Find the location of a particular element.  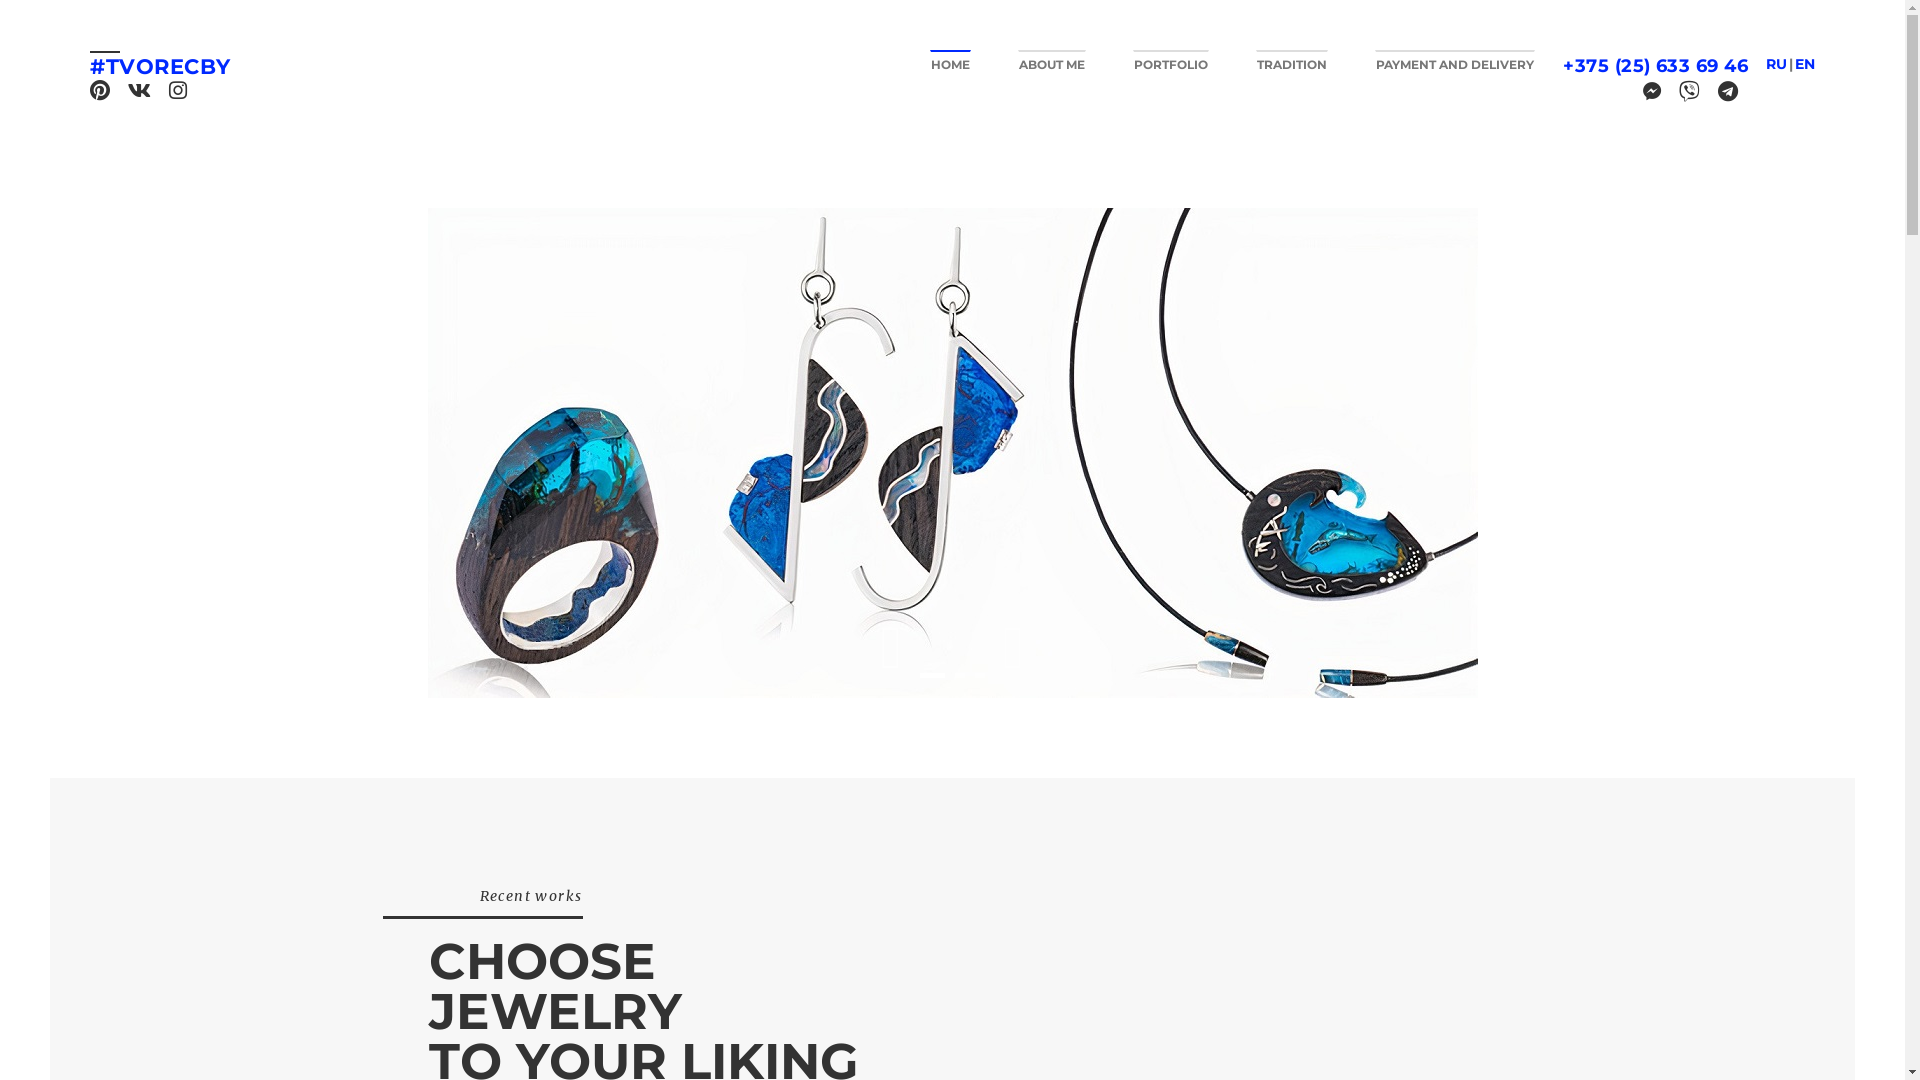

'PORTFOLIO' is located at coordinates (1132, 60).